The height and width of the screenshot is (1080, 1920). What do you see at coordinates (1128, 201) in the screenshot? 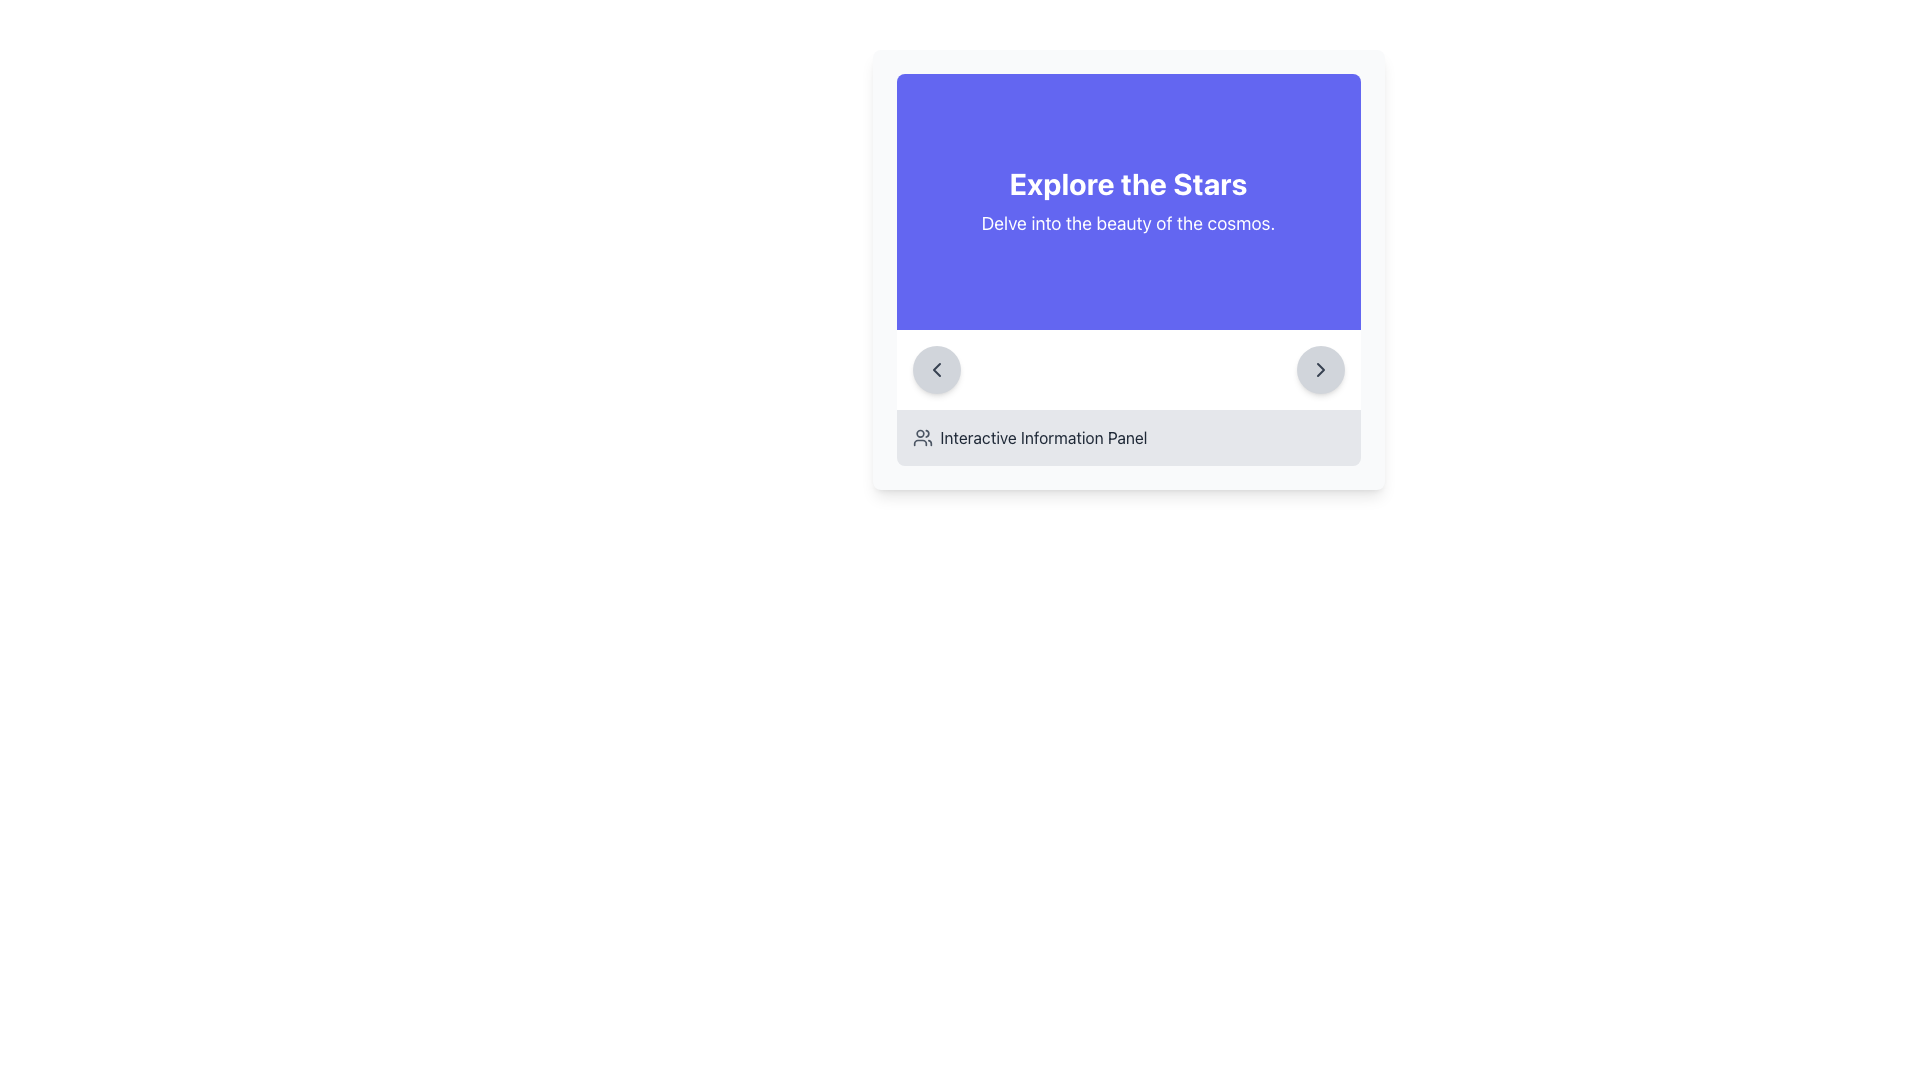
I see `the Decorative and textual header that features the bold white text 'Explore the Stars' and a smaller subtitle 'Delve into the beauty of the cosmos.'` at bounding box center [1128, 201].